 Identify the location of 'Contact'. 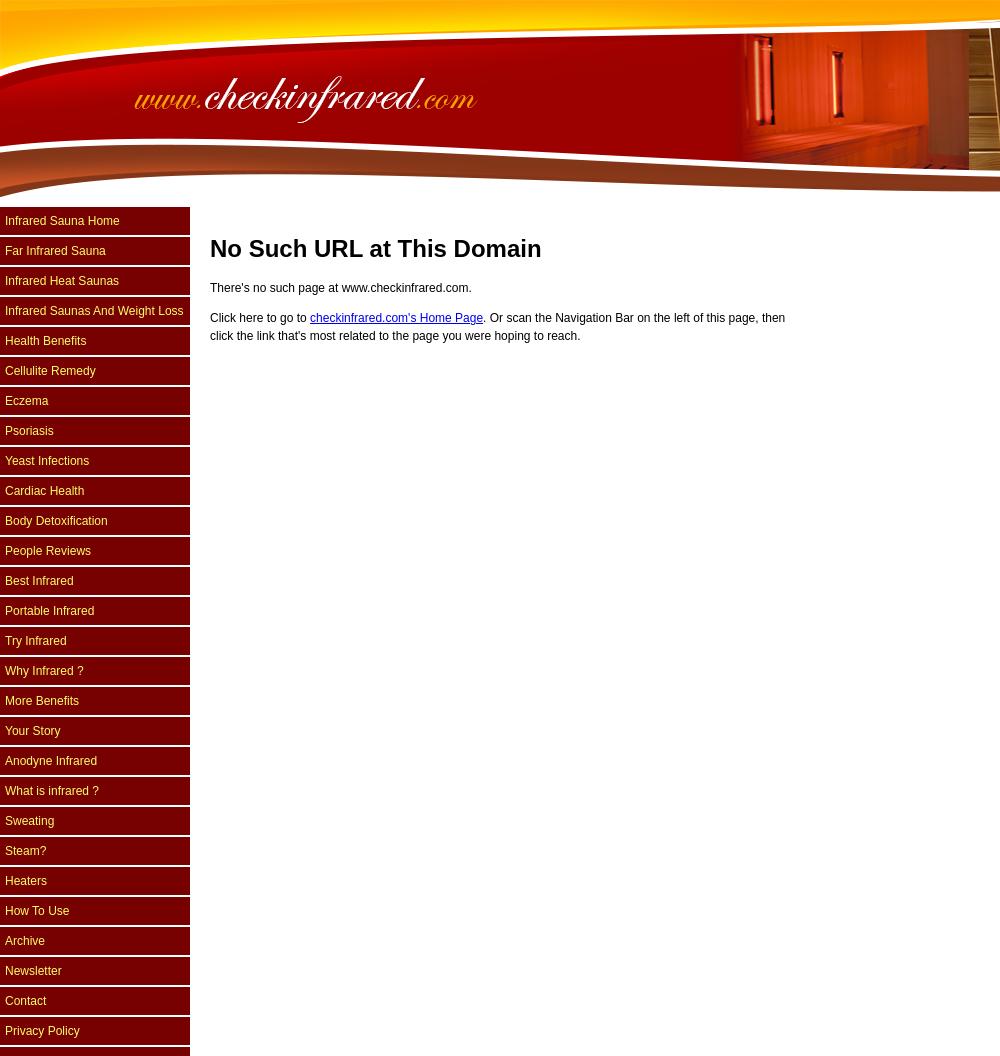
(25, 999).